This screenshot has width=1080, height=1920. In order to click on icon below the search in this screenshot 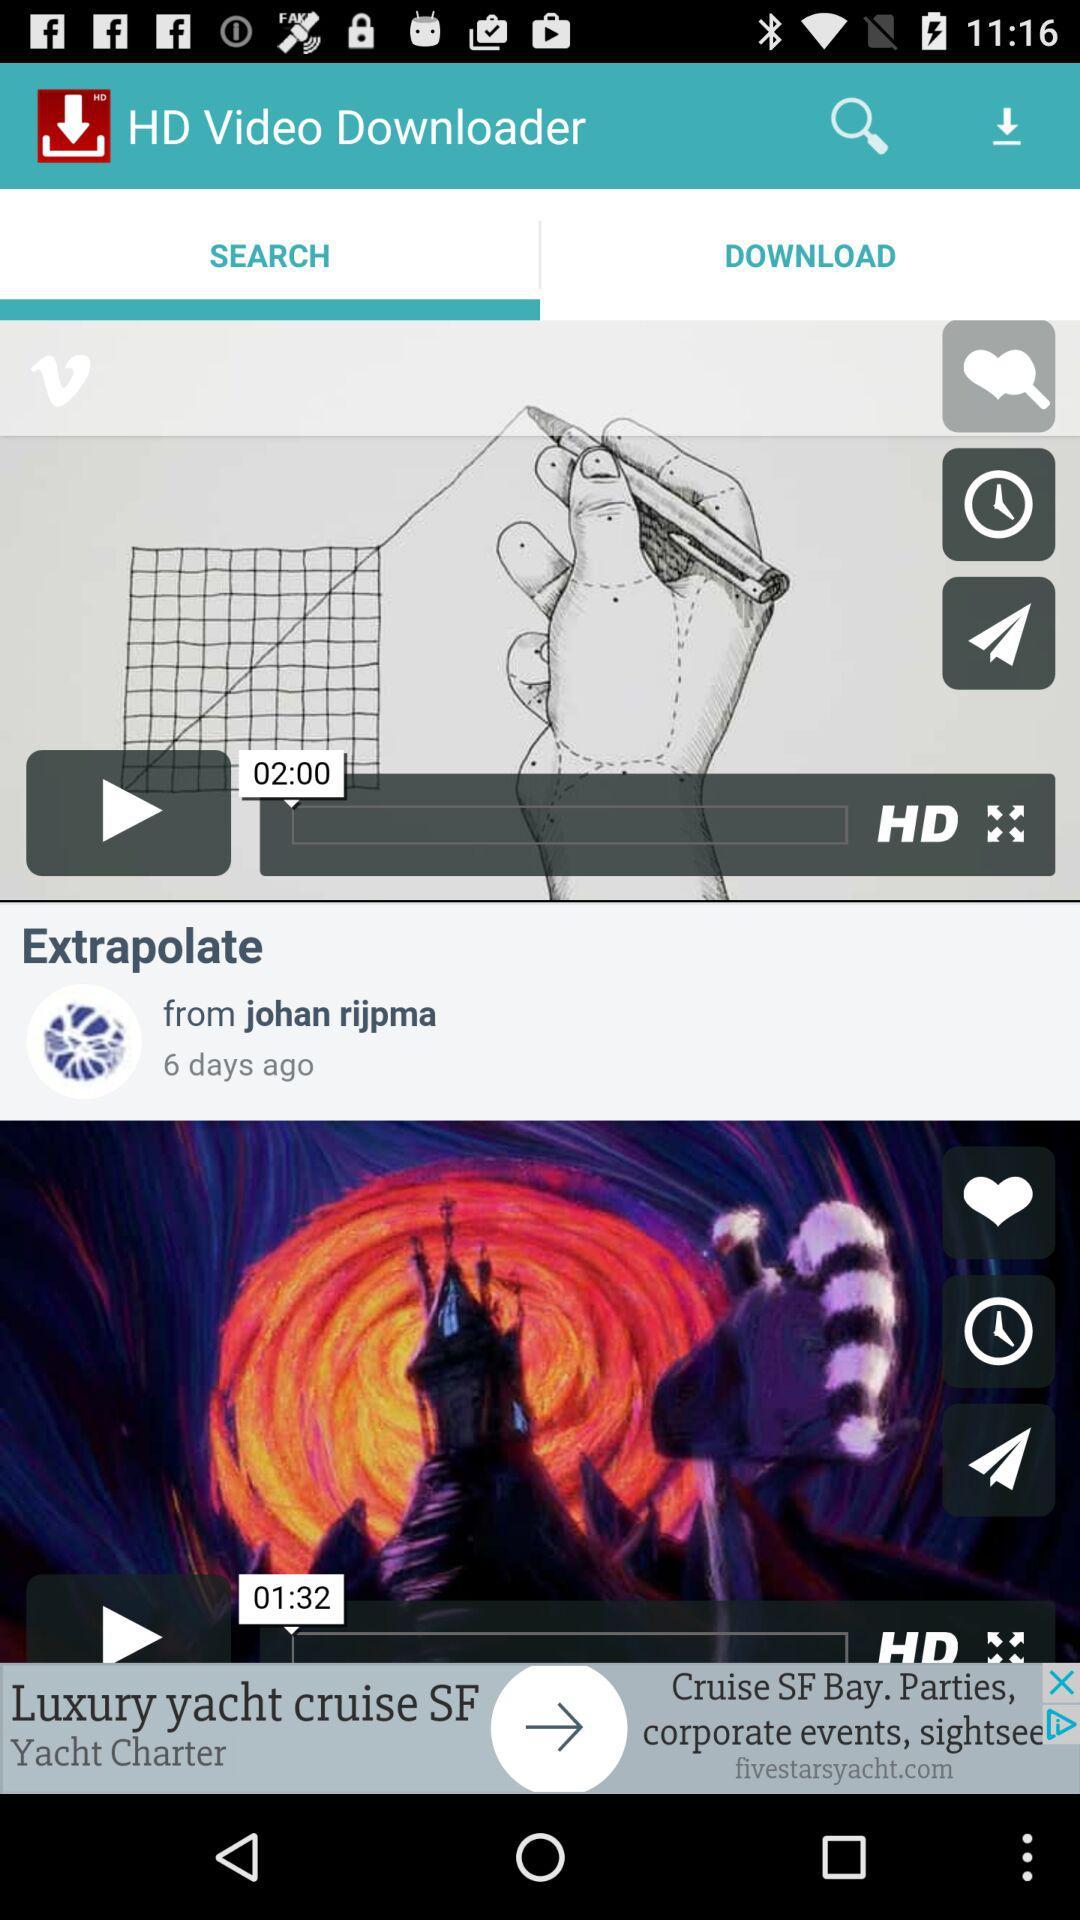, I will do `click(540, 1727)`.